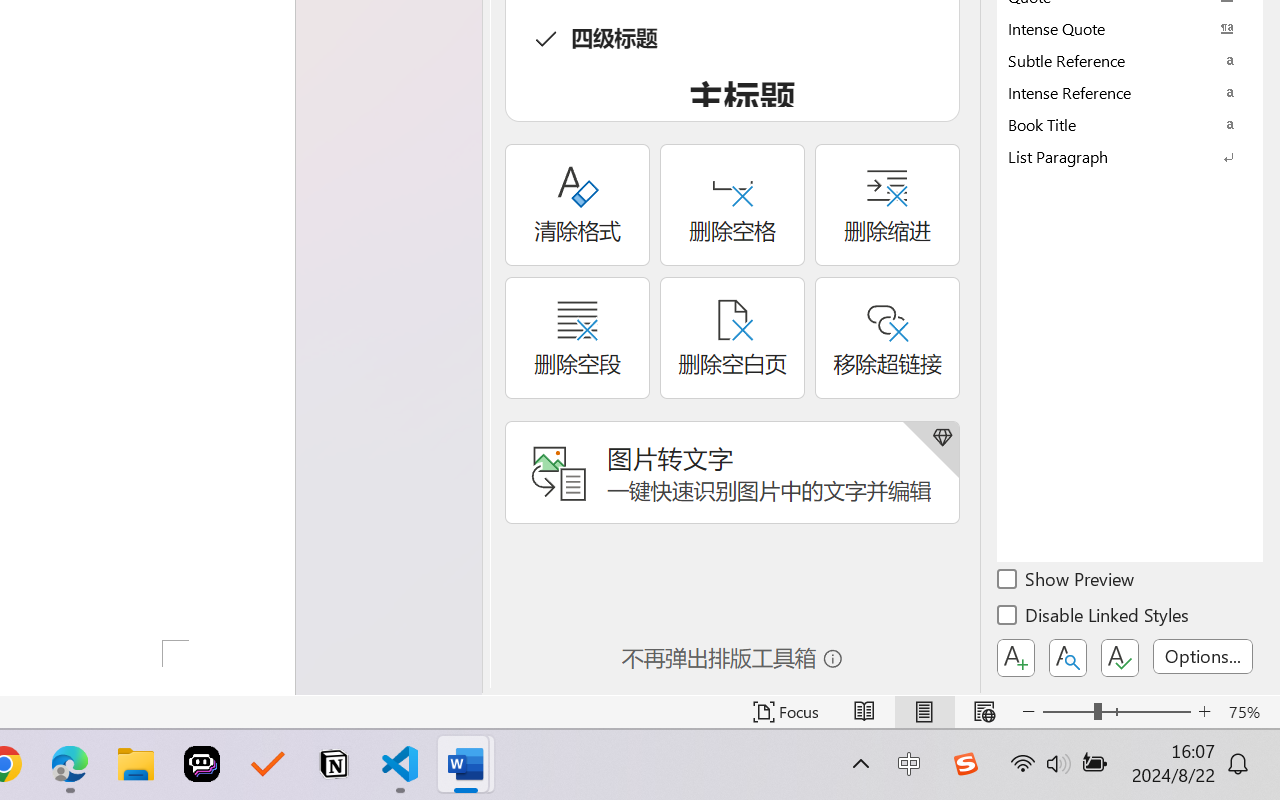 The width and height of the screenshot is (1280, 800). What do you see at coordinates (1202, 655) in the screenshot?
I see `'Options...'` at bounding box center [1202, 655].